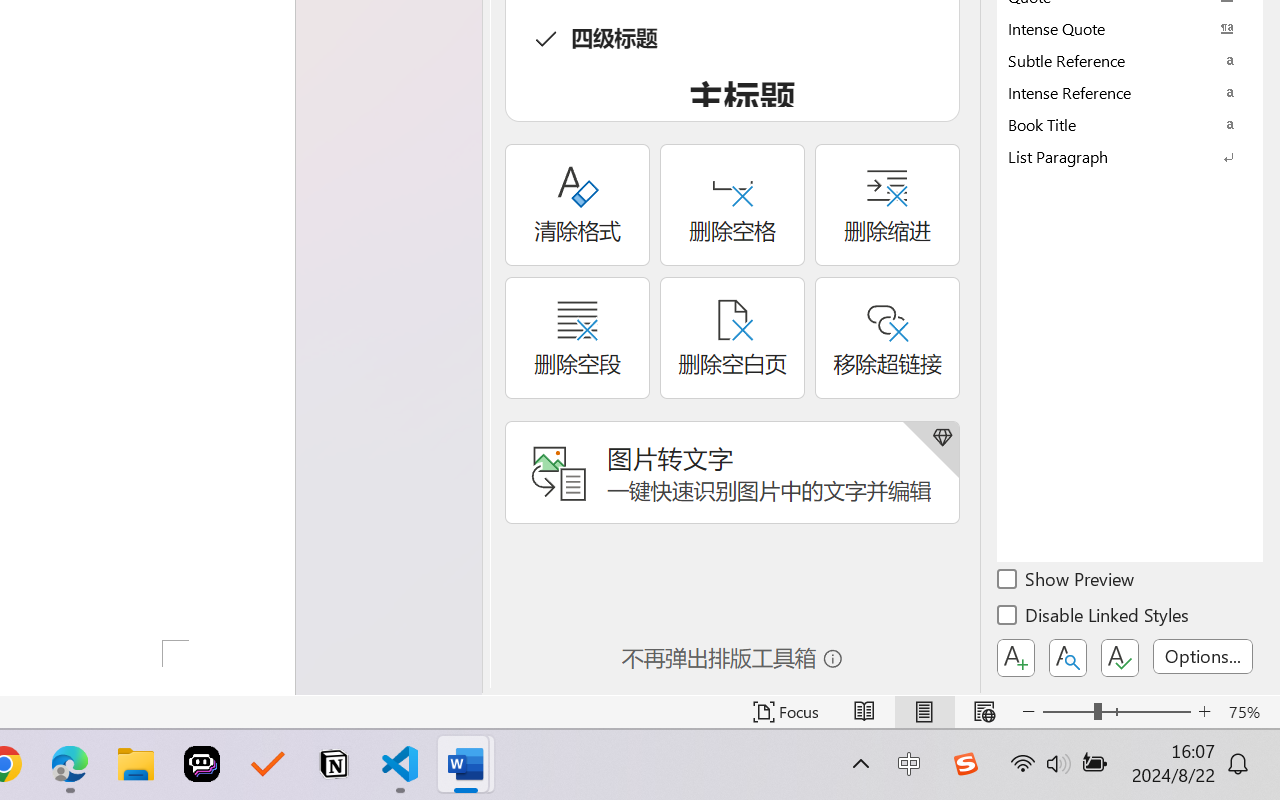 The width and height of the screenshot is (1280, 800). What do you see at coordinates (1202, 655) in the screenshot?
I see `'Options...'` at bounding box center [1202, 655].